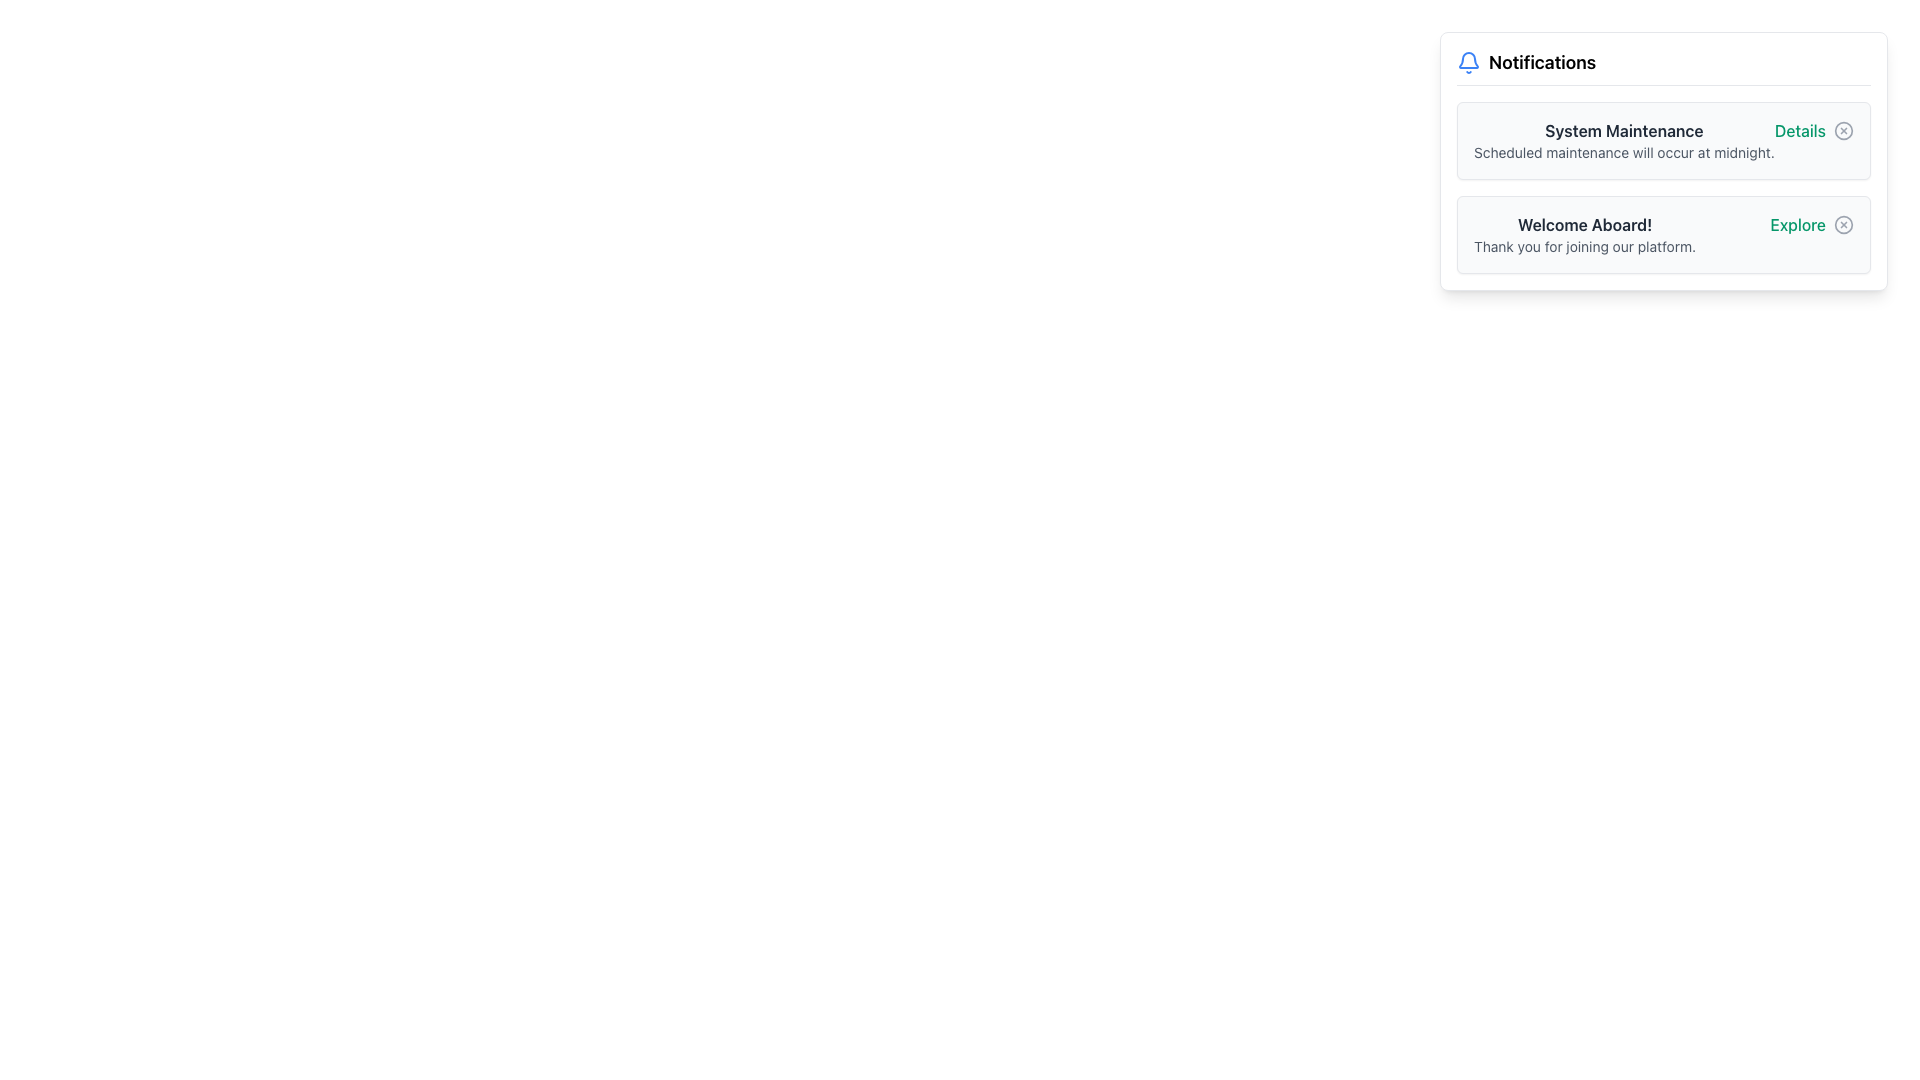  What do you see at coordinates (1624, 140) in the screenshot?
I see `the 'System Maintenance' text block located in the top notification card of the notification panel, which includes the title and description` at bounding box center [1624, 140].